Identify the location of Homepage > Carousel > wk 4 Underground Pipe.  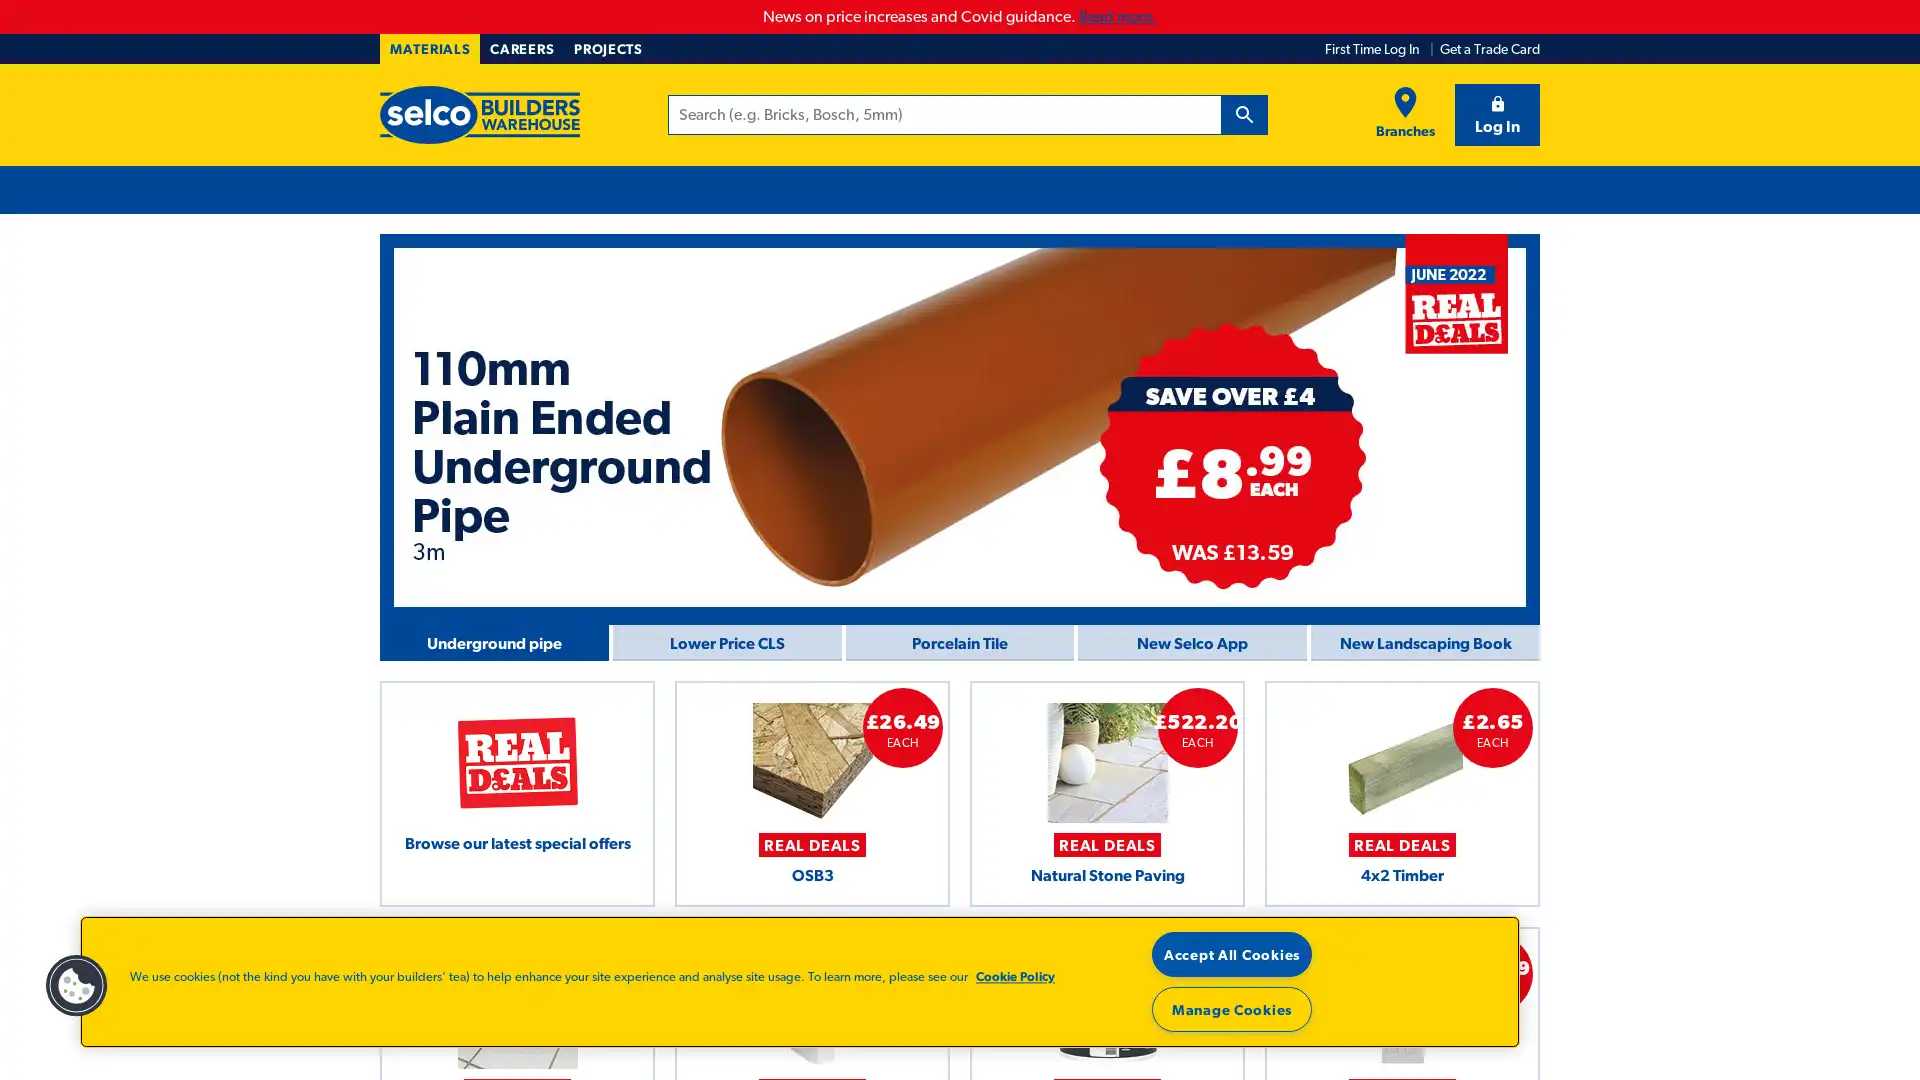
(494, 643).